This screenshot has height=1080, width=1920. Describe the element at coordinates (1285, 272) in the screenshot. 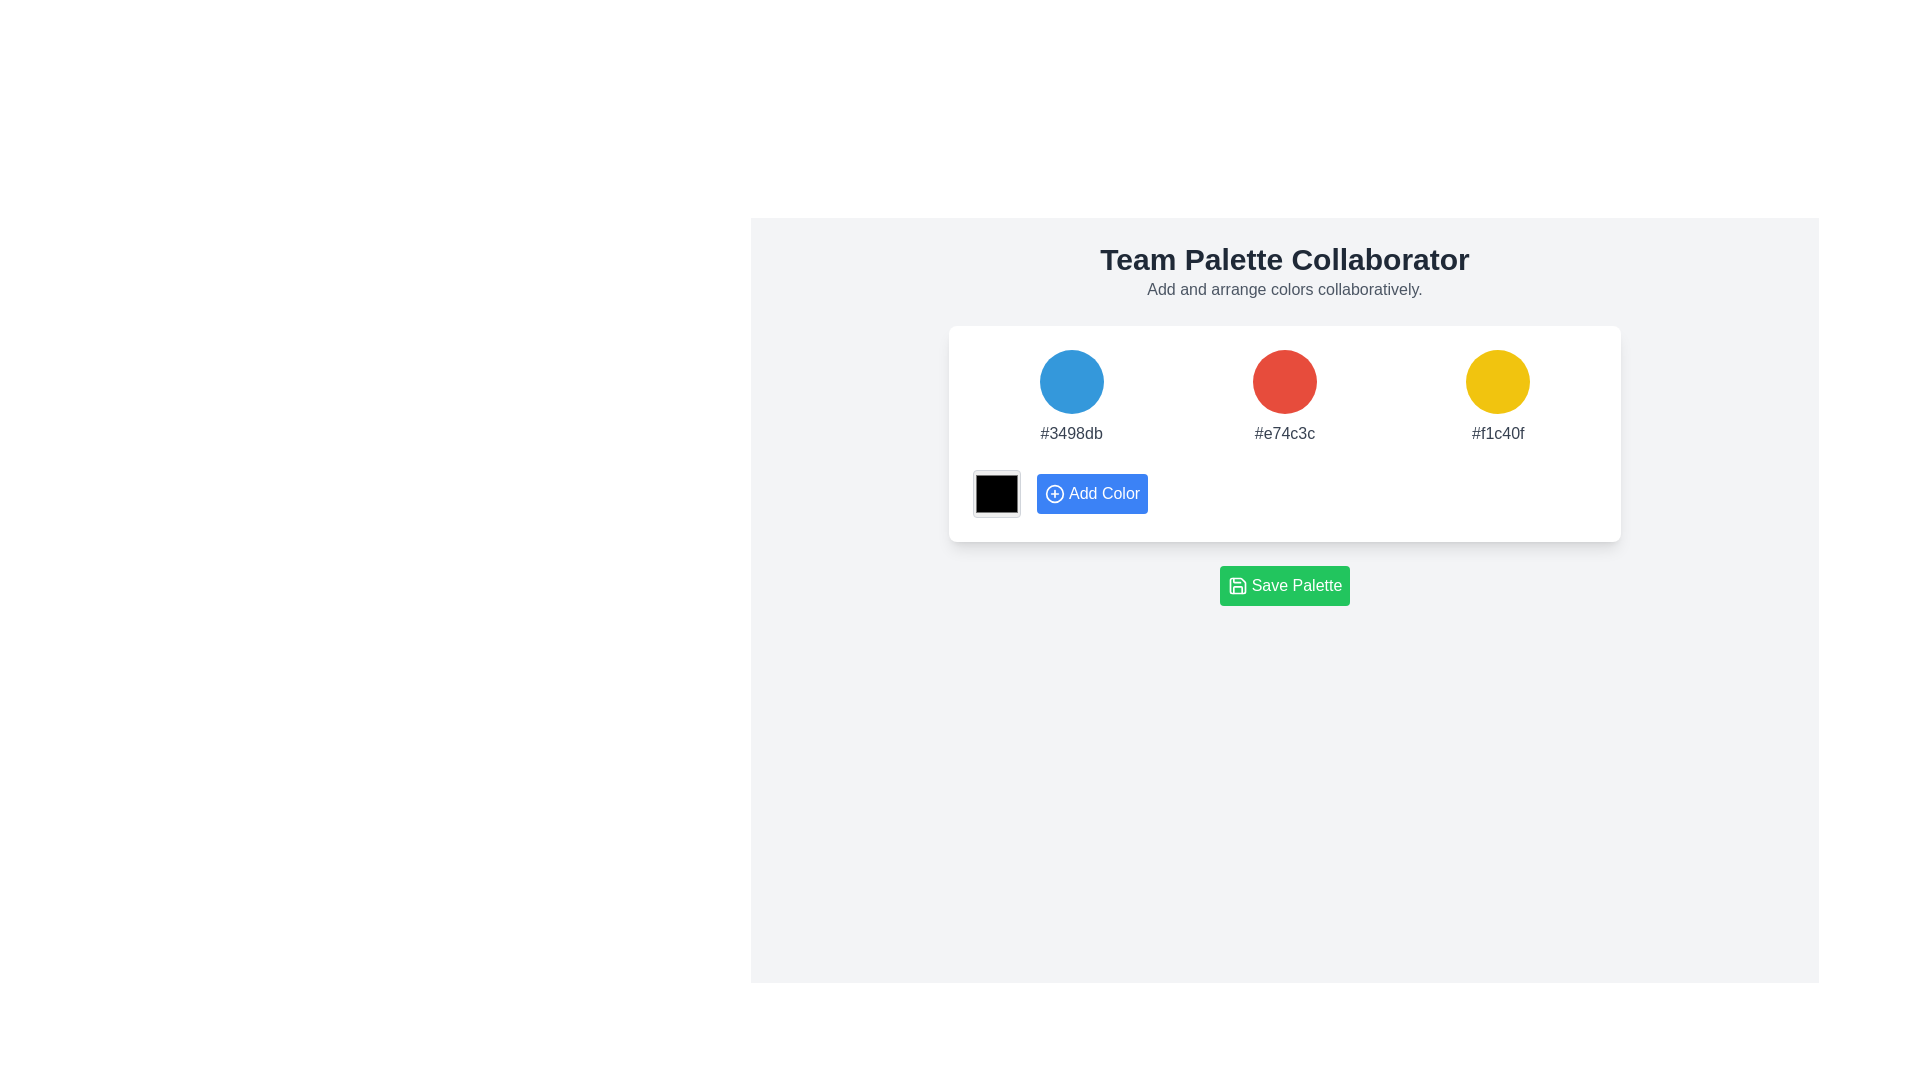

I see `the text block displaying 'Team Palette Collaborator' and 'Add and arrange colors collaboratively.' which serves as the header of the interface` at that location.